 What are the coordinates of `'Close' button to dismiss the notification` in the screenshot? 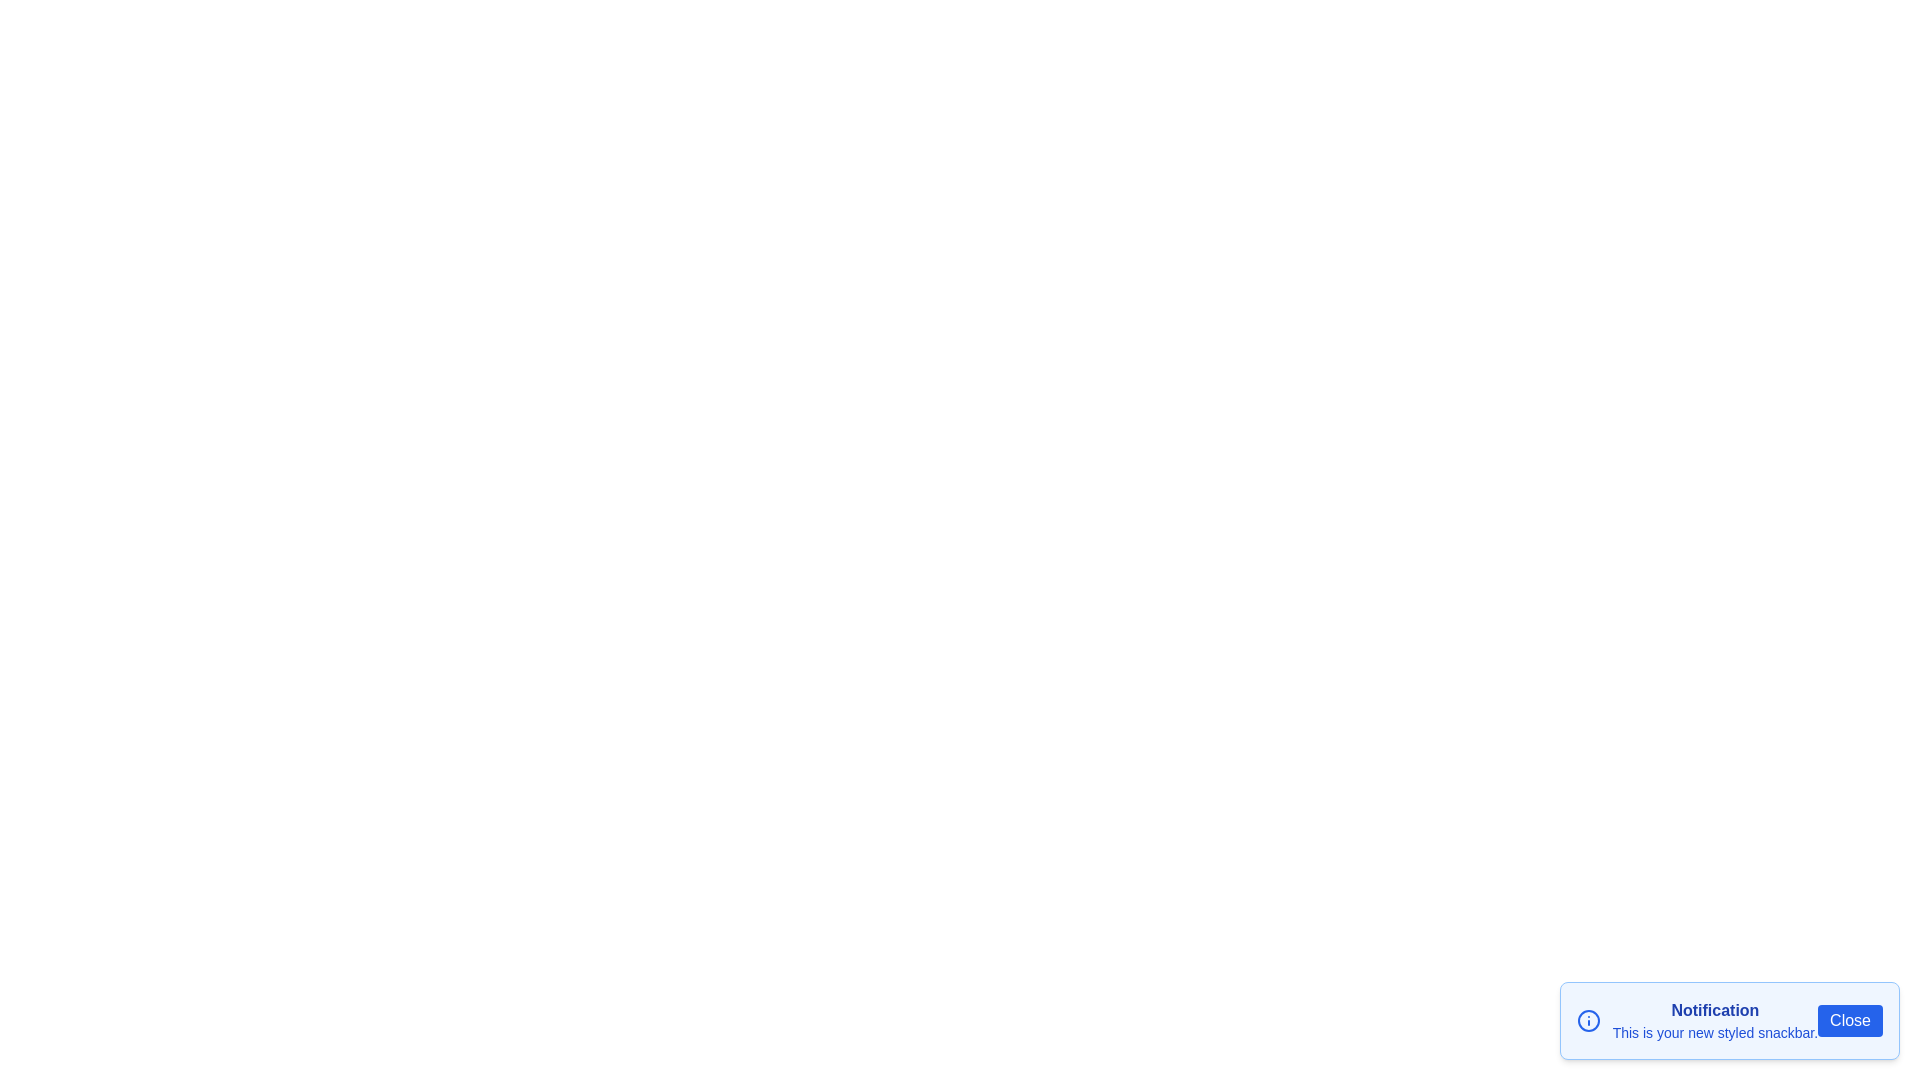 It's located at (1849, 1021).